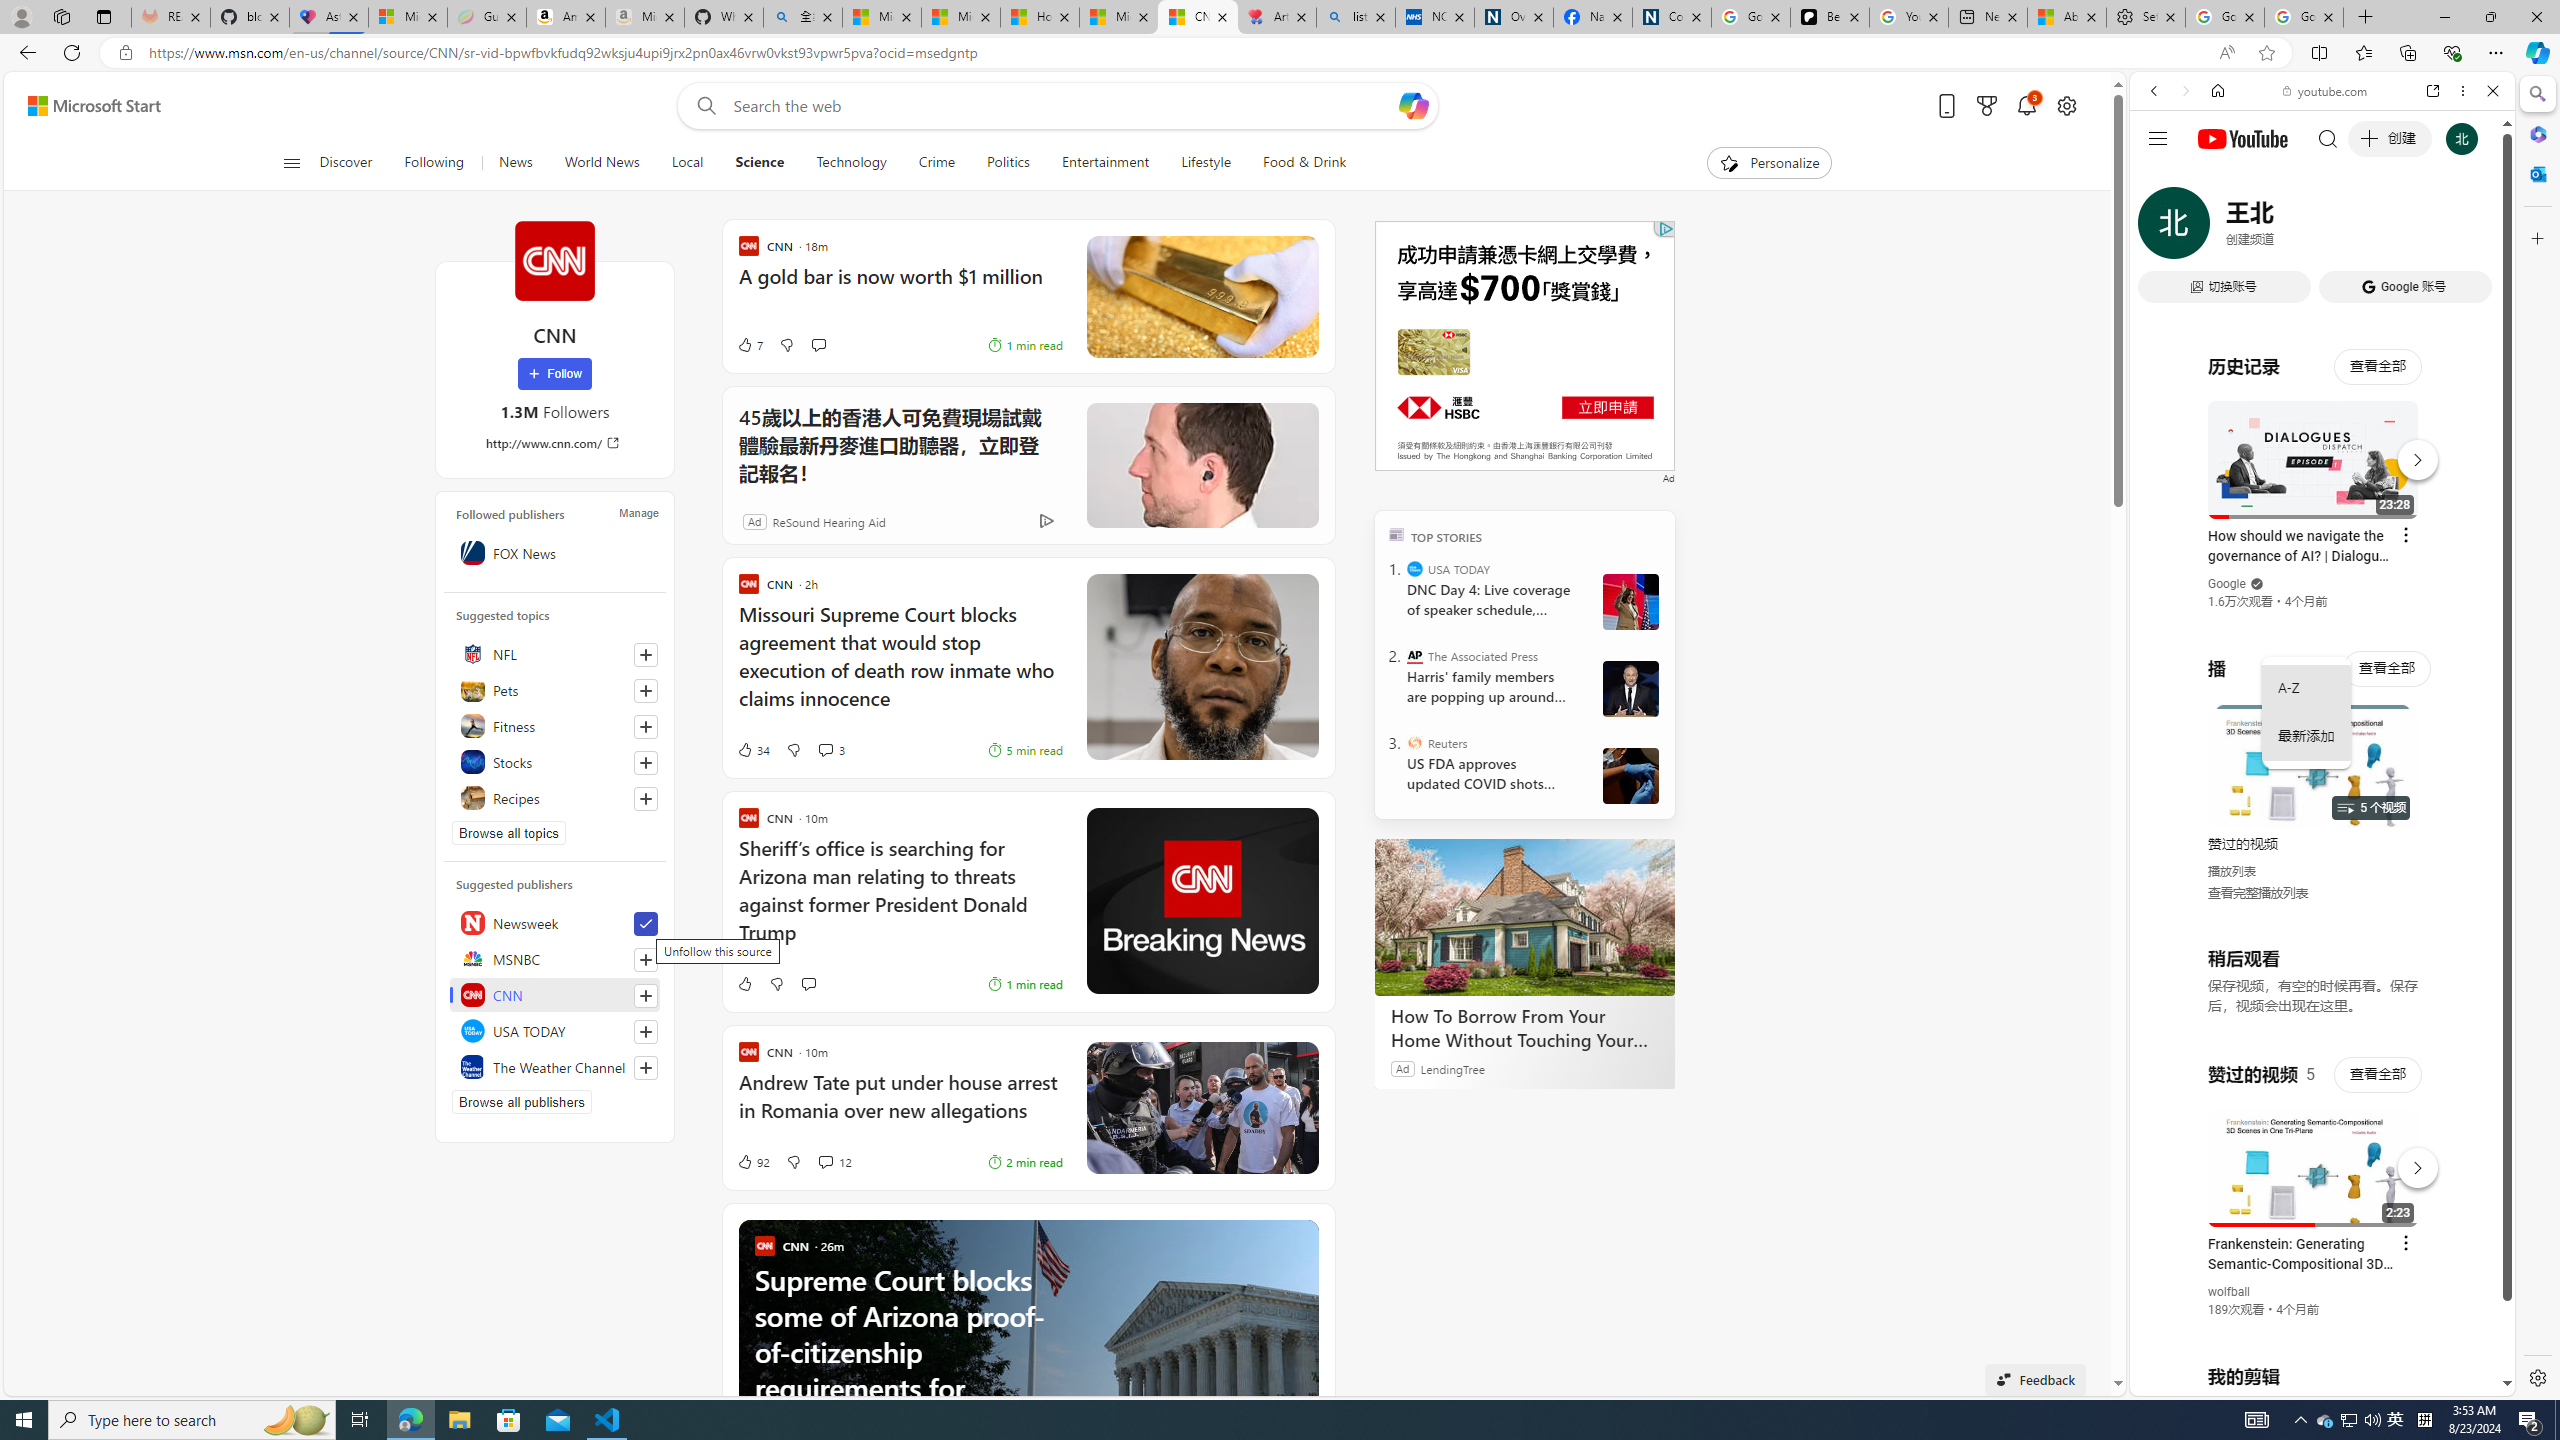  I want to click on 'A-Z', so click(2306, 689).